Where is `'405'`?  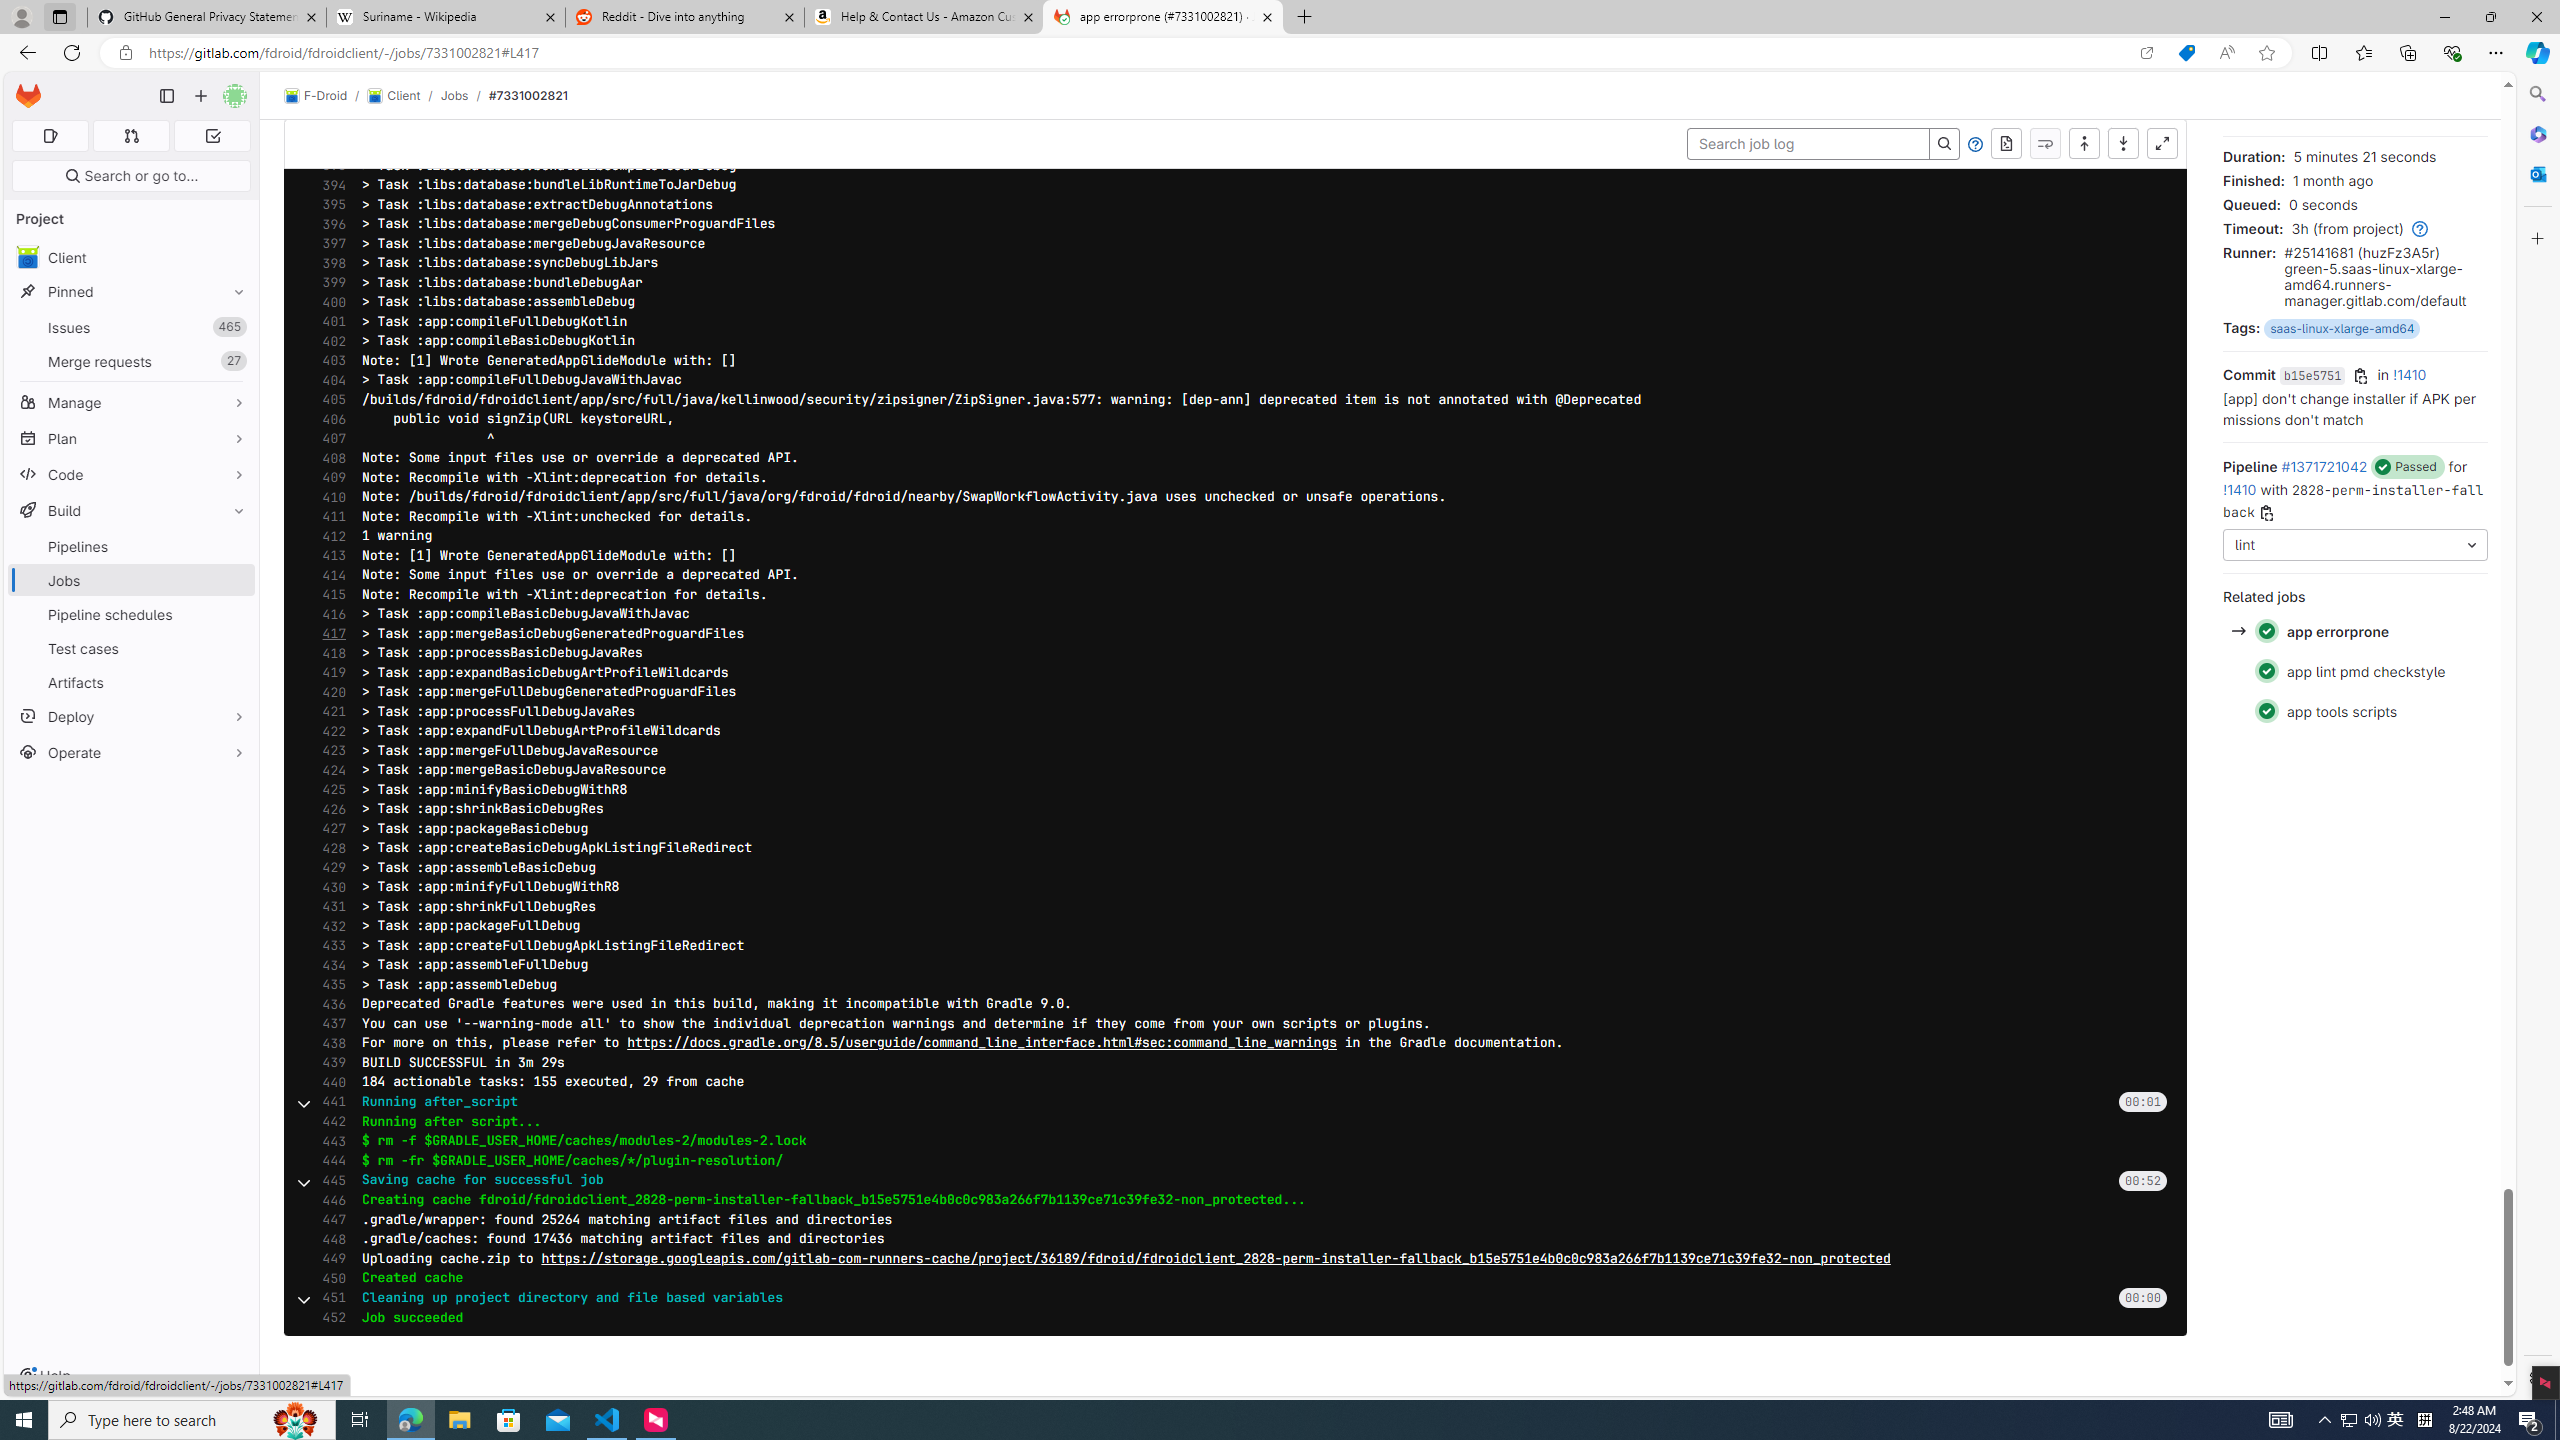
'405' is located at coordinates (327, 399).